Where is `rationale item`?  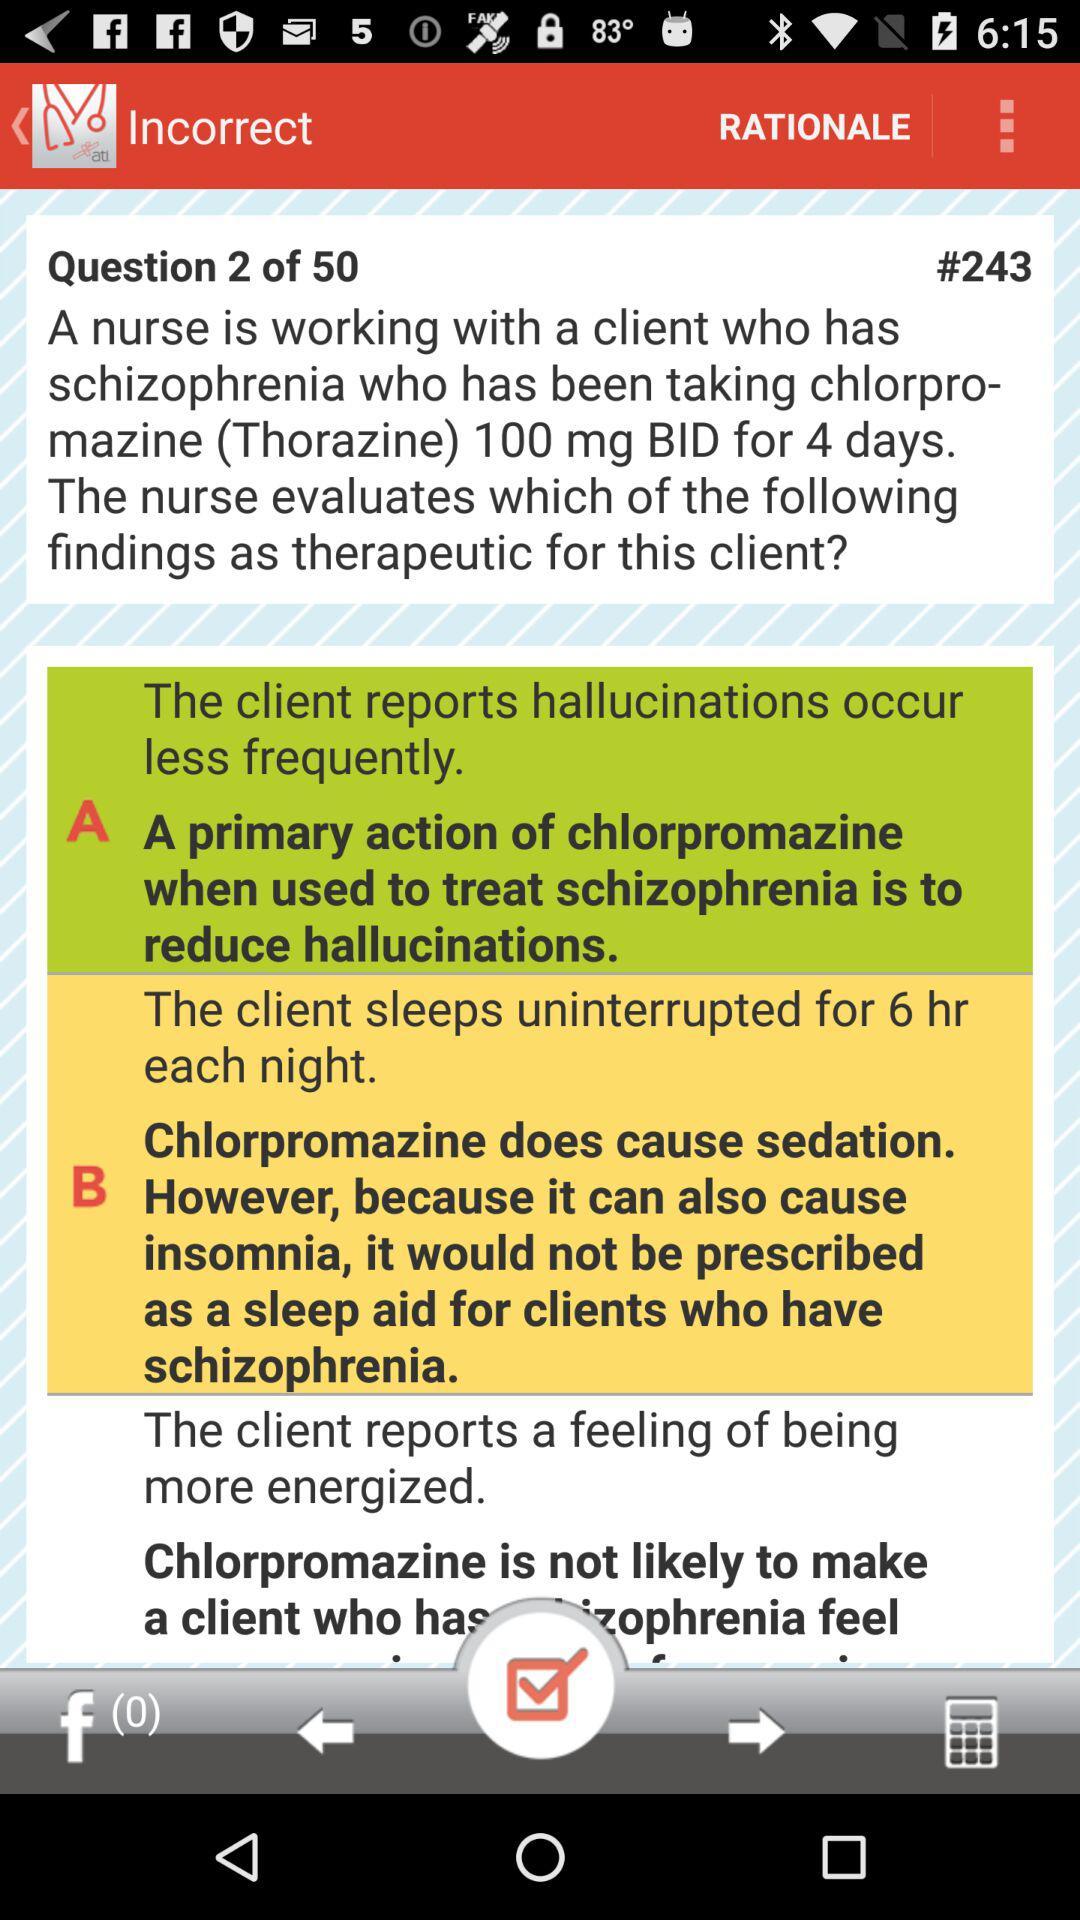
rationale item is located at coordinates (814, 124).